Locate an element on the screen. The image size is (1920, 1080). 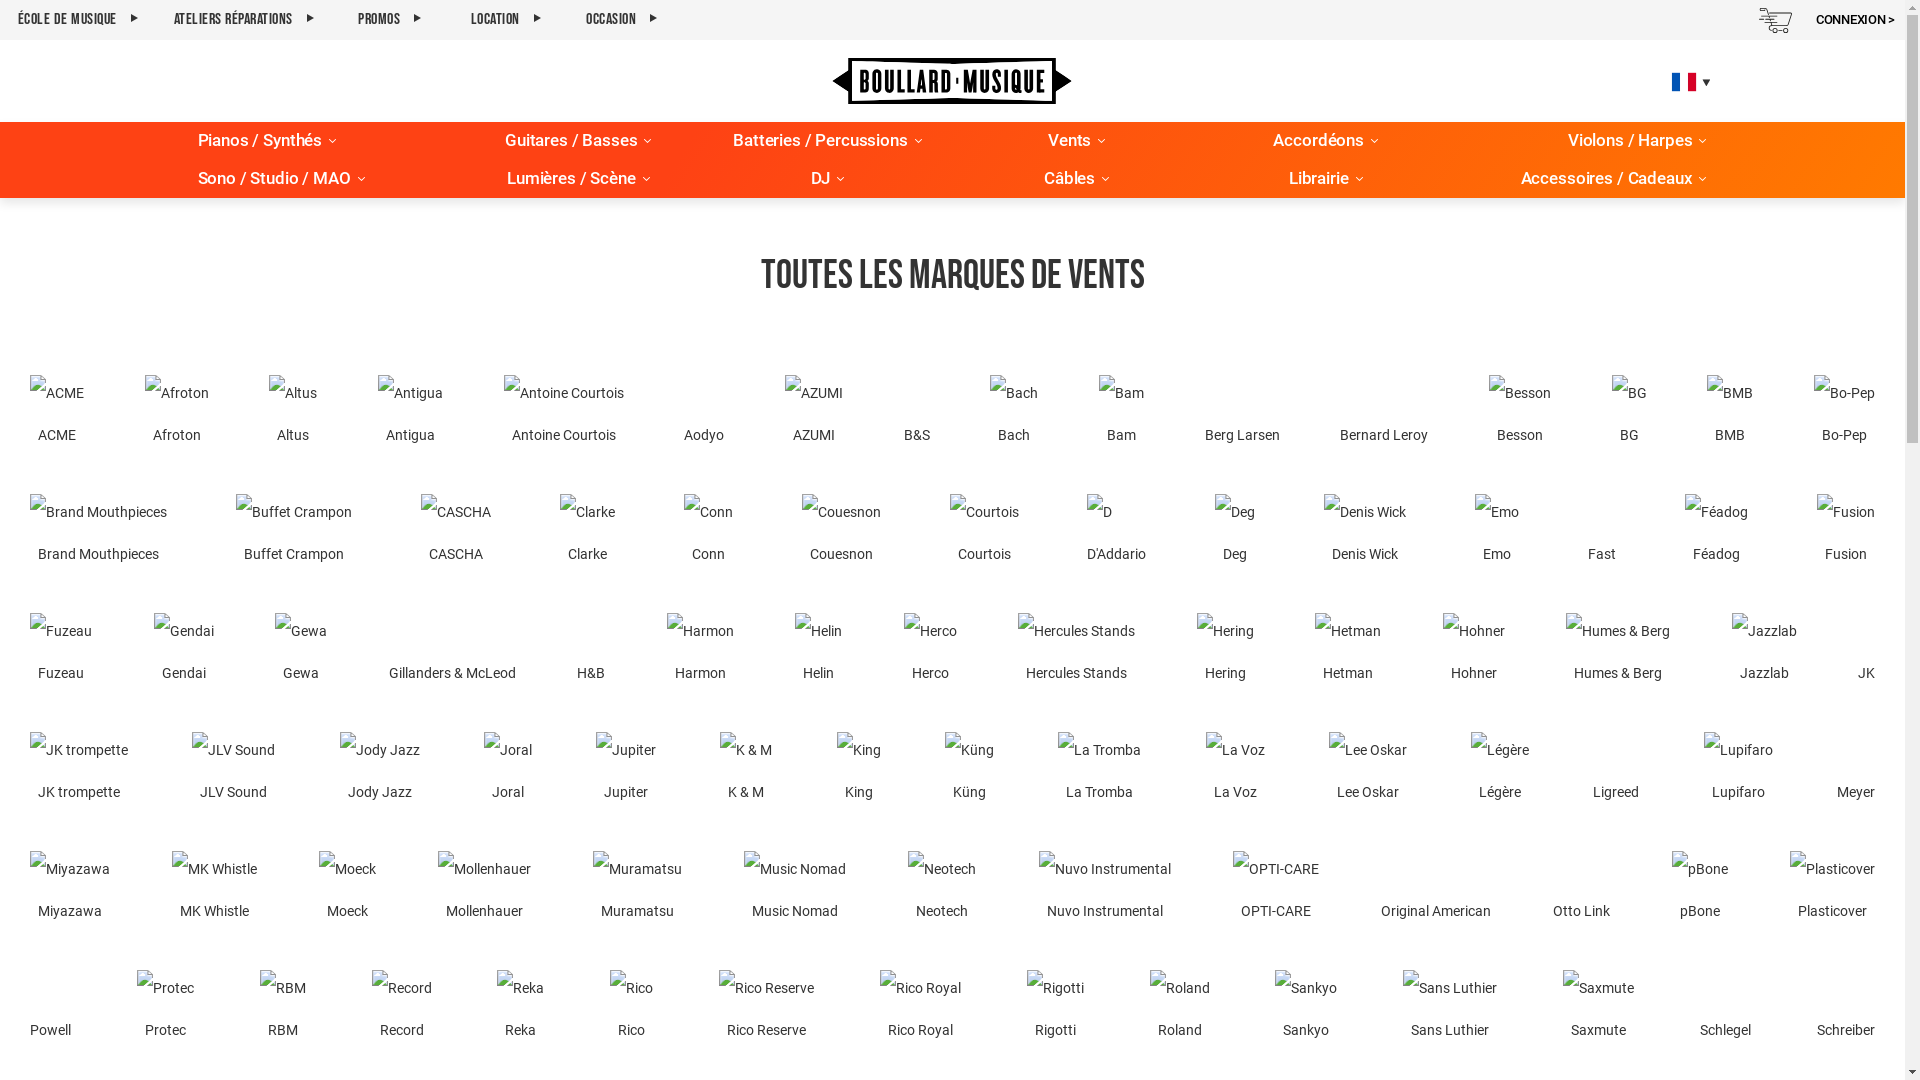
'Hercules Stands' is located at coordinates (1075, 652).